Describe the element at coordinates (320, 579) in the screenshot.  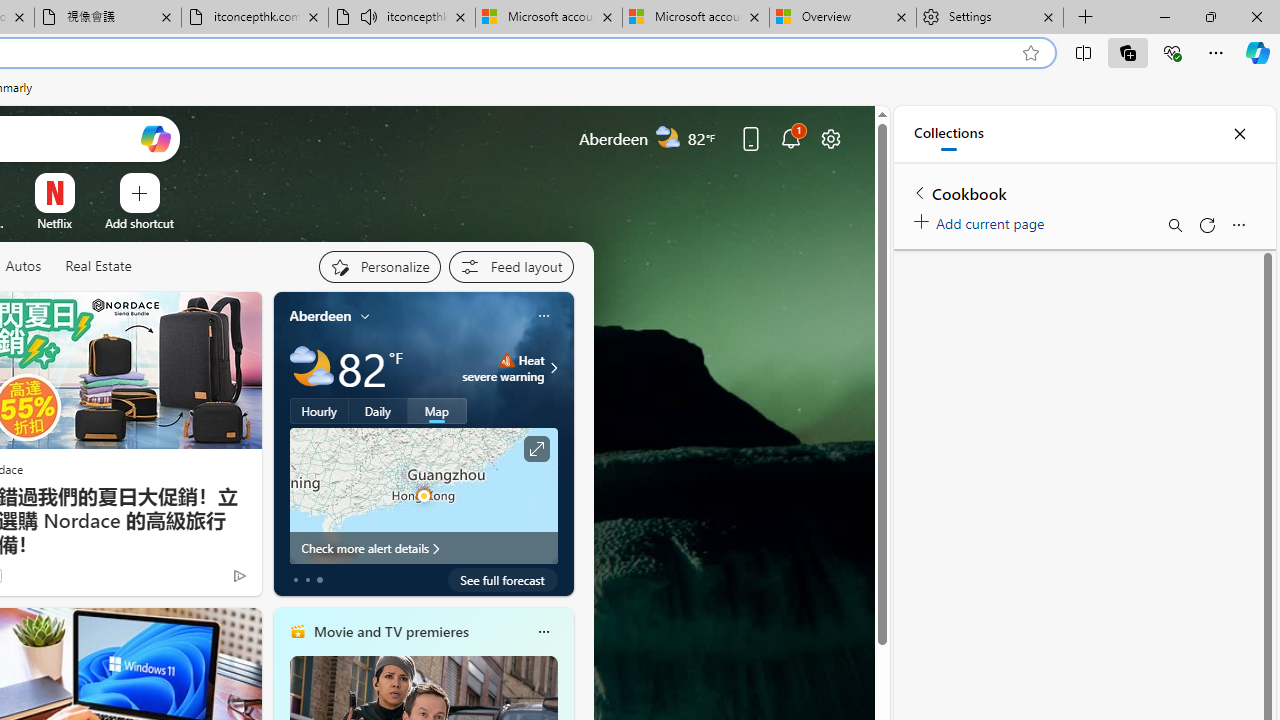
I see `'tab-2'` at that location.